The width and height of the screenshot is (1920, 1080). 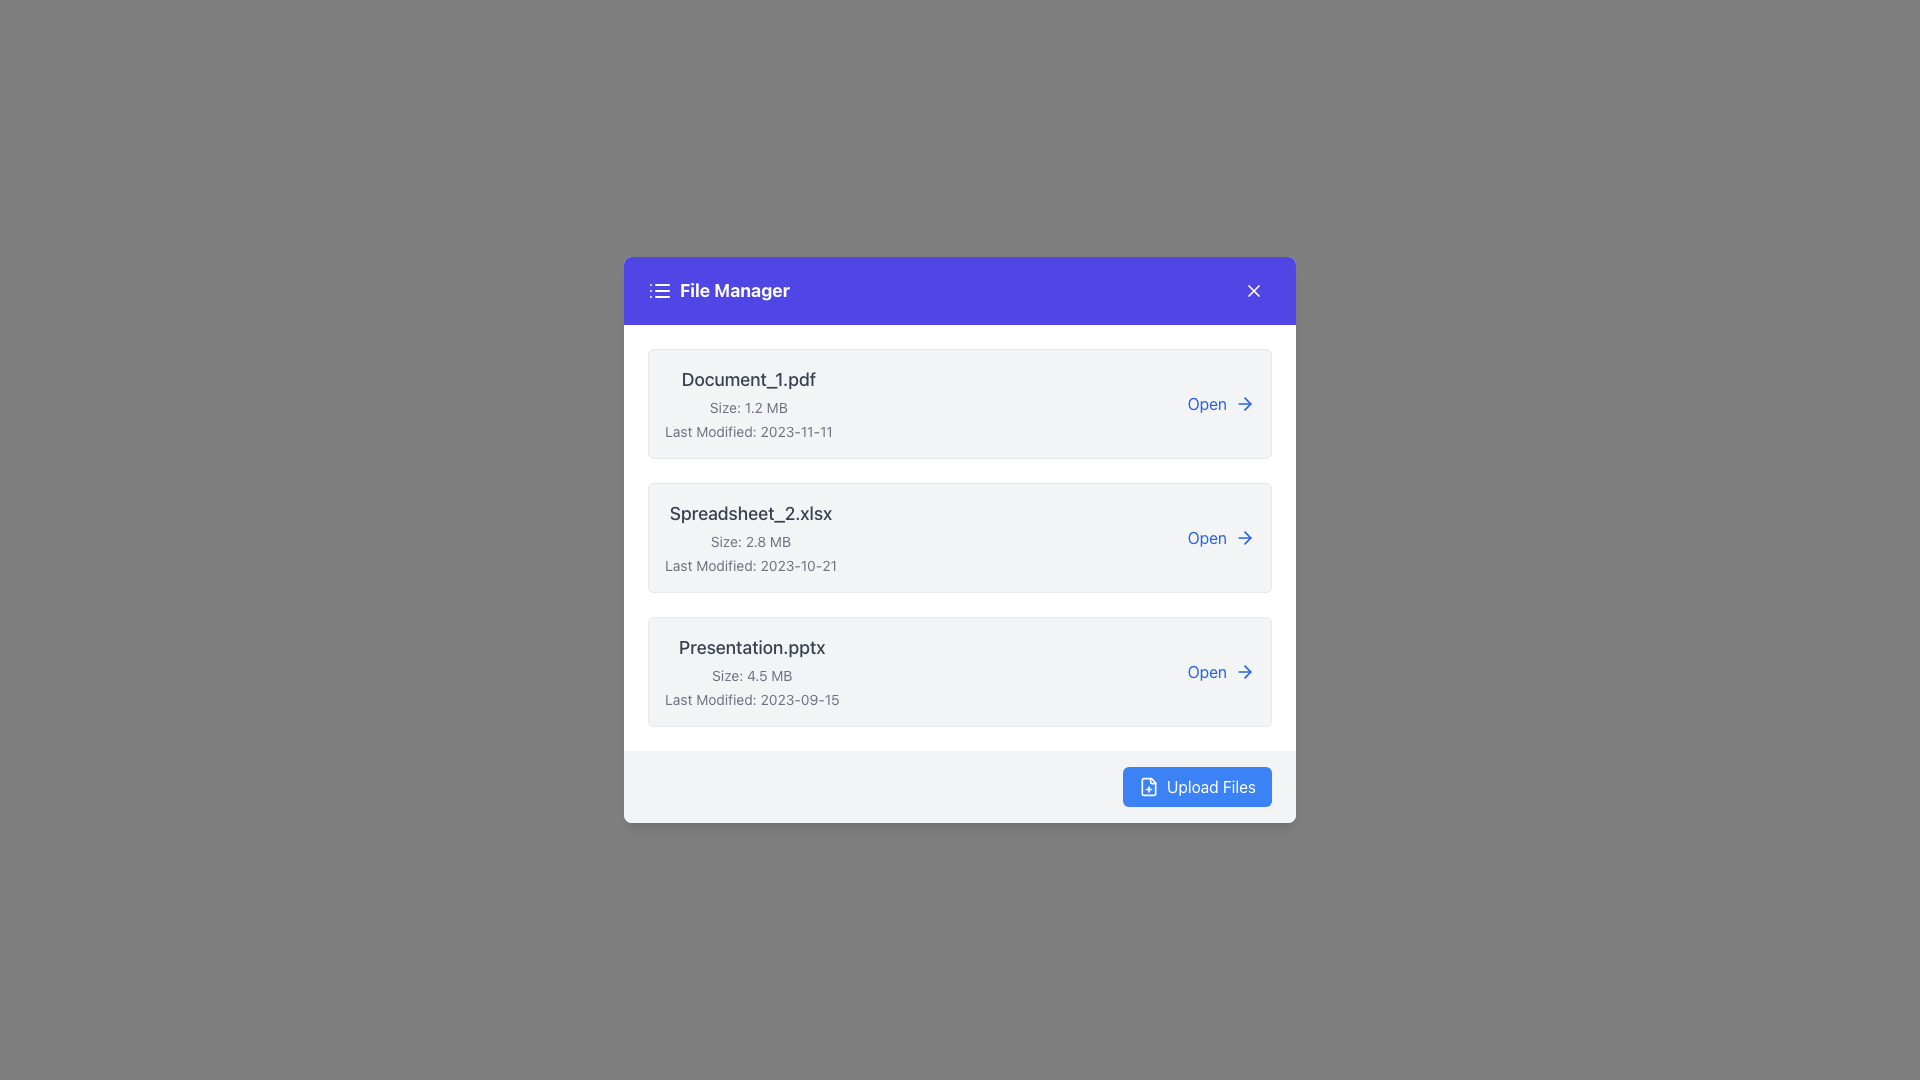 What do you see at coordinates (1247, 404) in the screenshot?
I see `the right-pointing arrow icon located to the right of the horizontal line in the 'Document_1.pdf' entry` at bounding box center [1247, 404].